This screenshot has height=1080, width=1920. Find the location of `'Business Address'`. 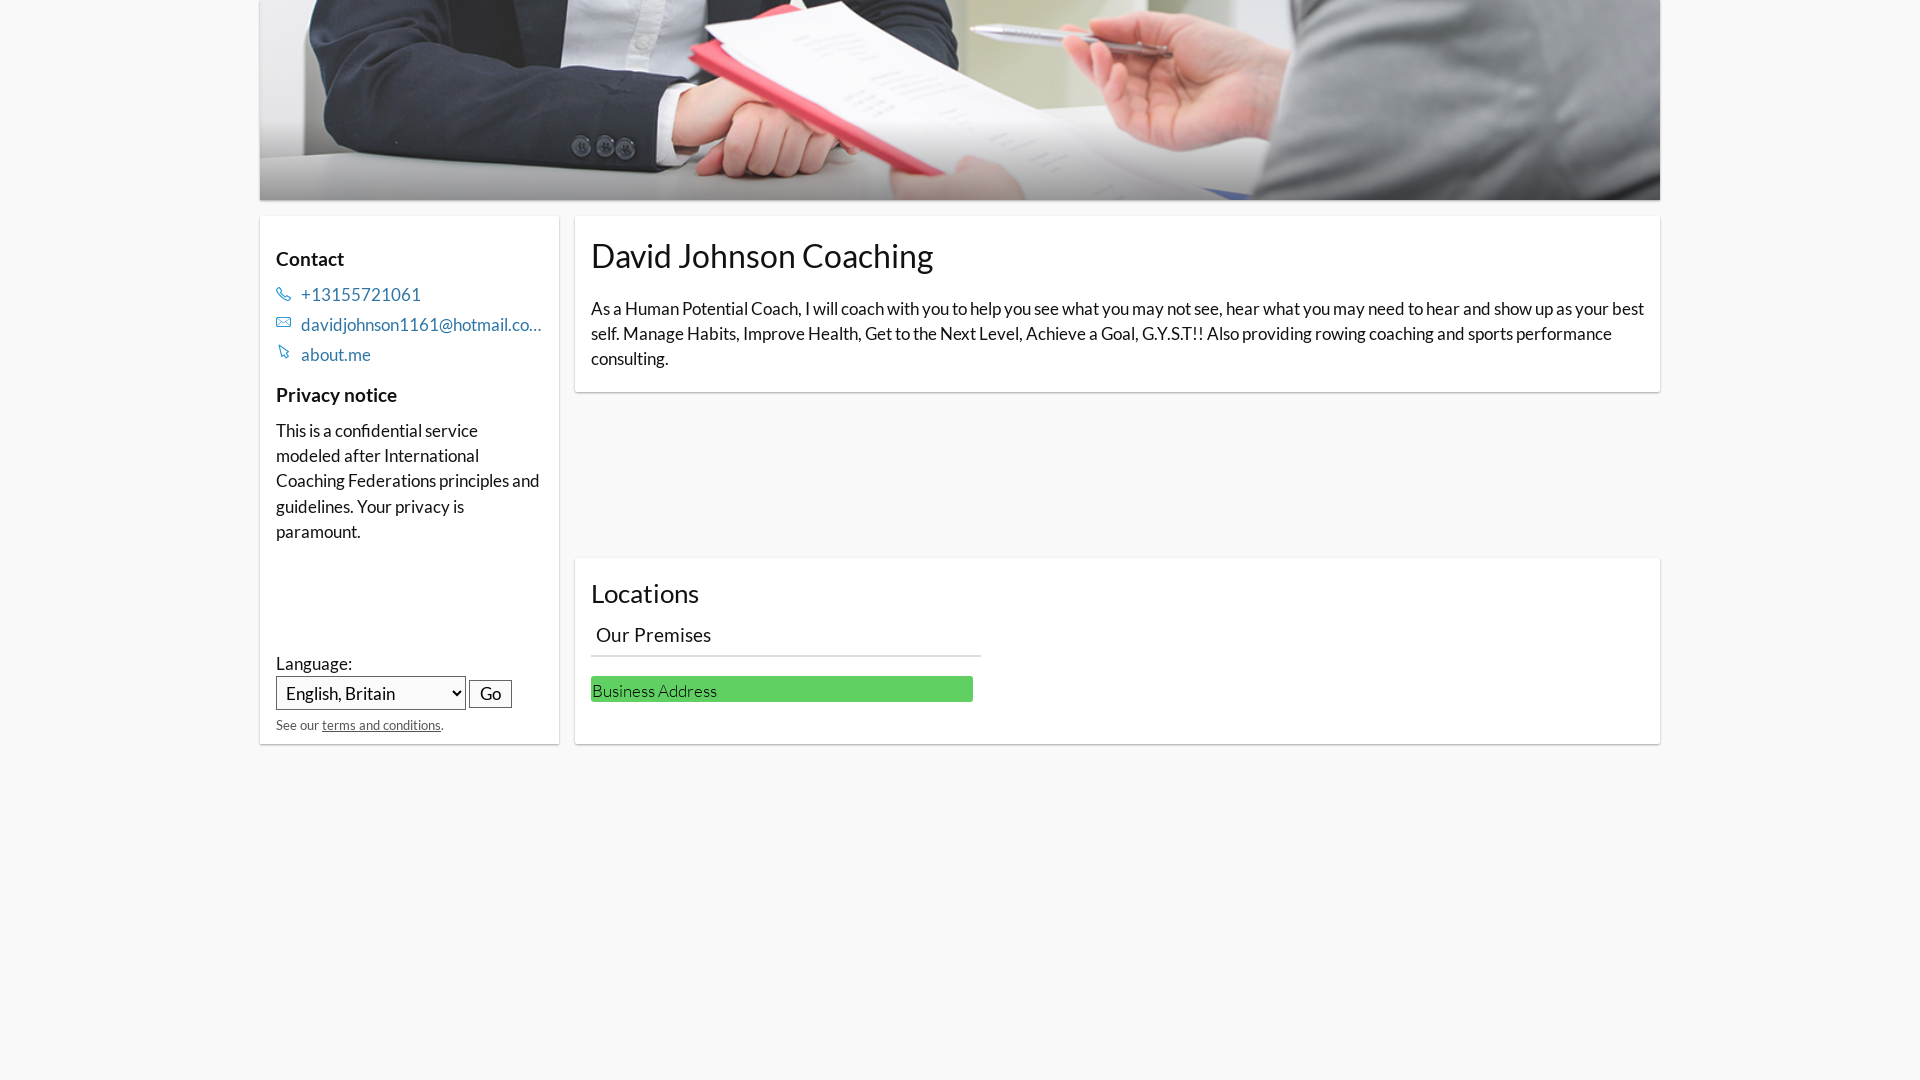

'Business Address' is located at coordinates (780, 688).